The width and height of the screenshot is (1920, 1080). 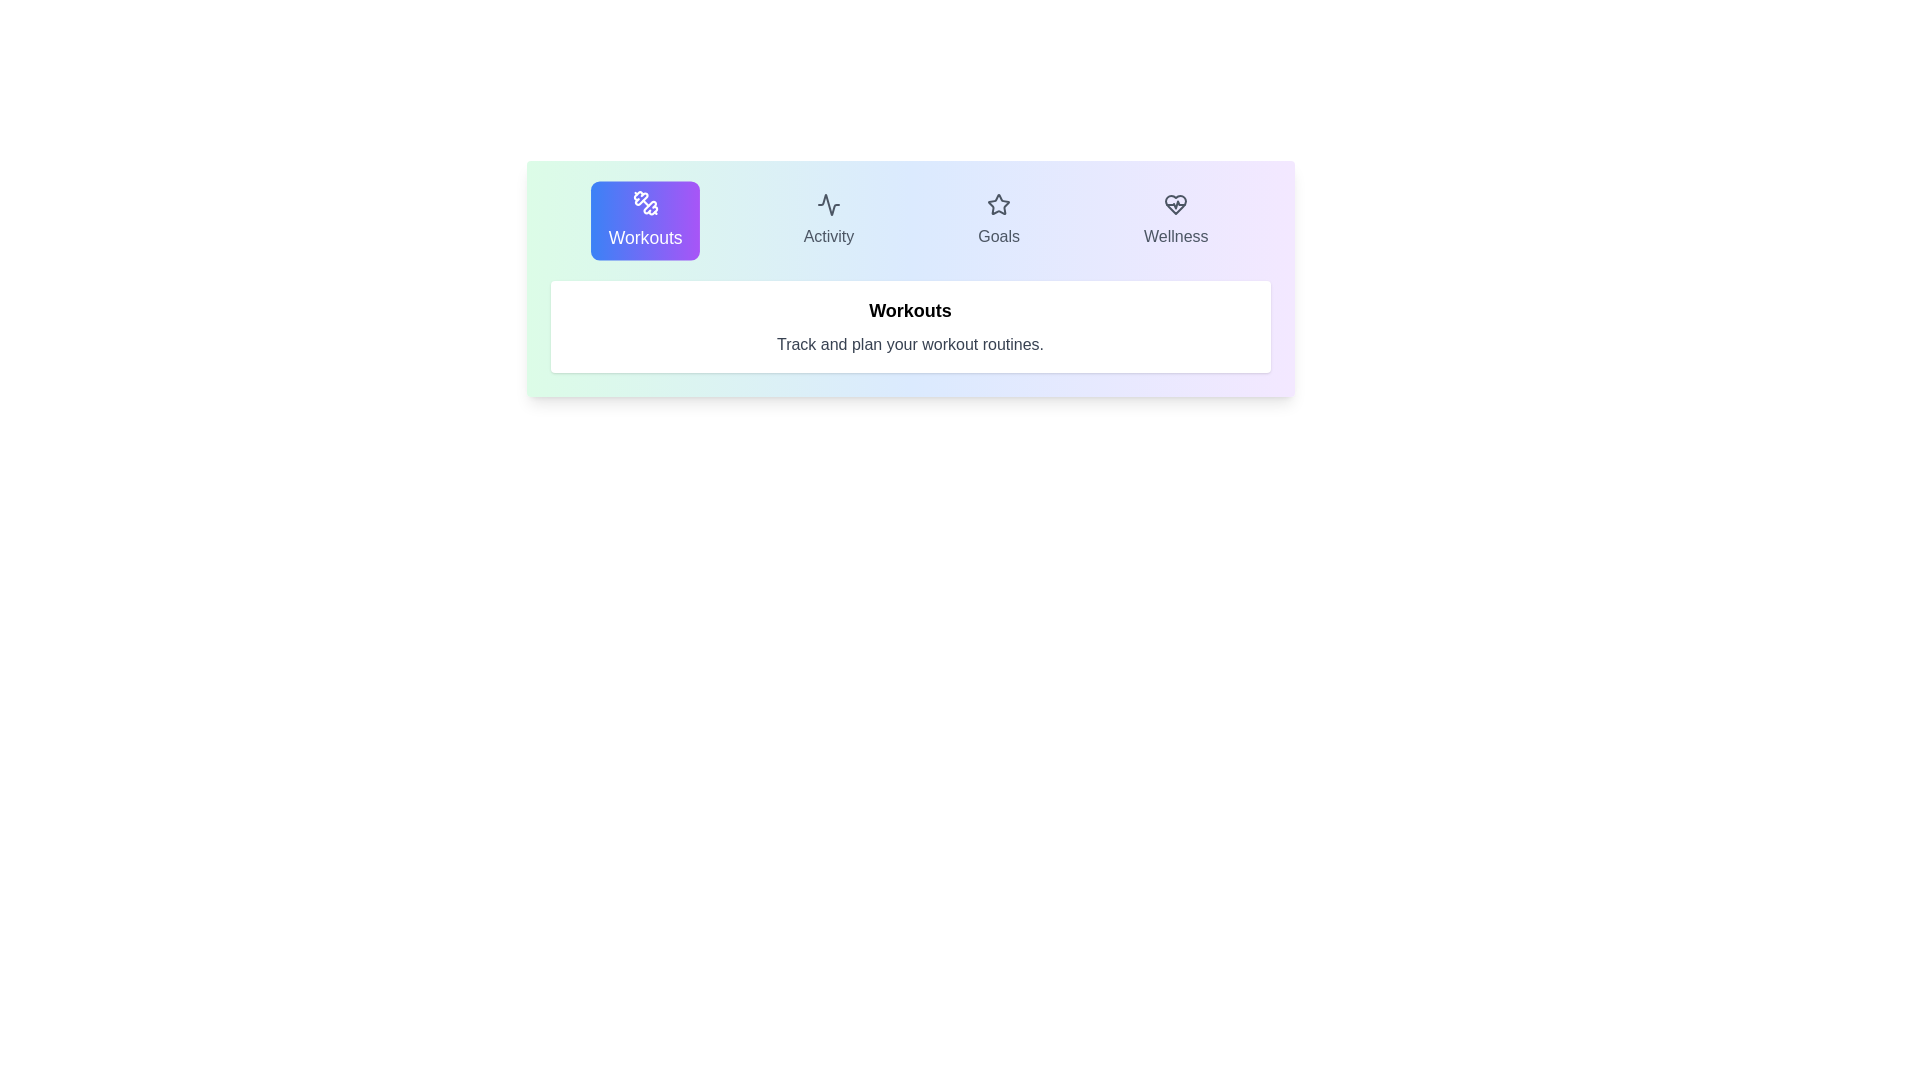 What do you see at coordinates (829, 220) in the screenshot?
I see `the Navigation button, which is the second item in the menu bar, located between 'Workouts' and 'Goals', to observe style changes` at bounding box center [829, 220].